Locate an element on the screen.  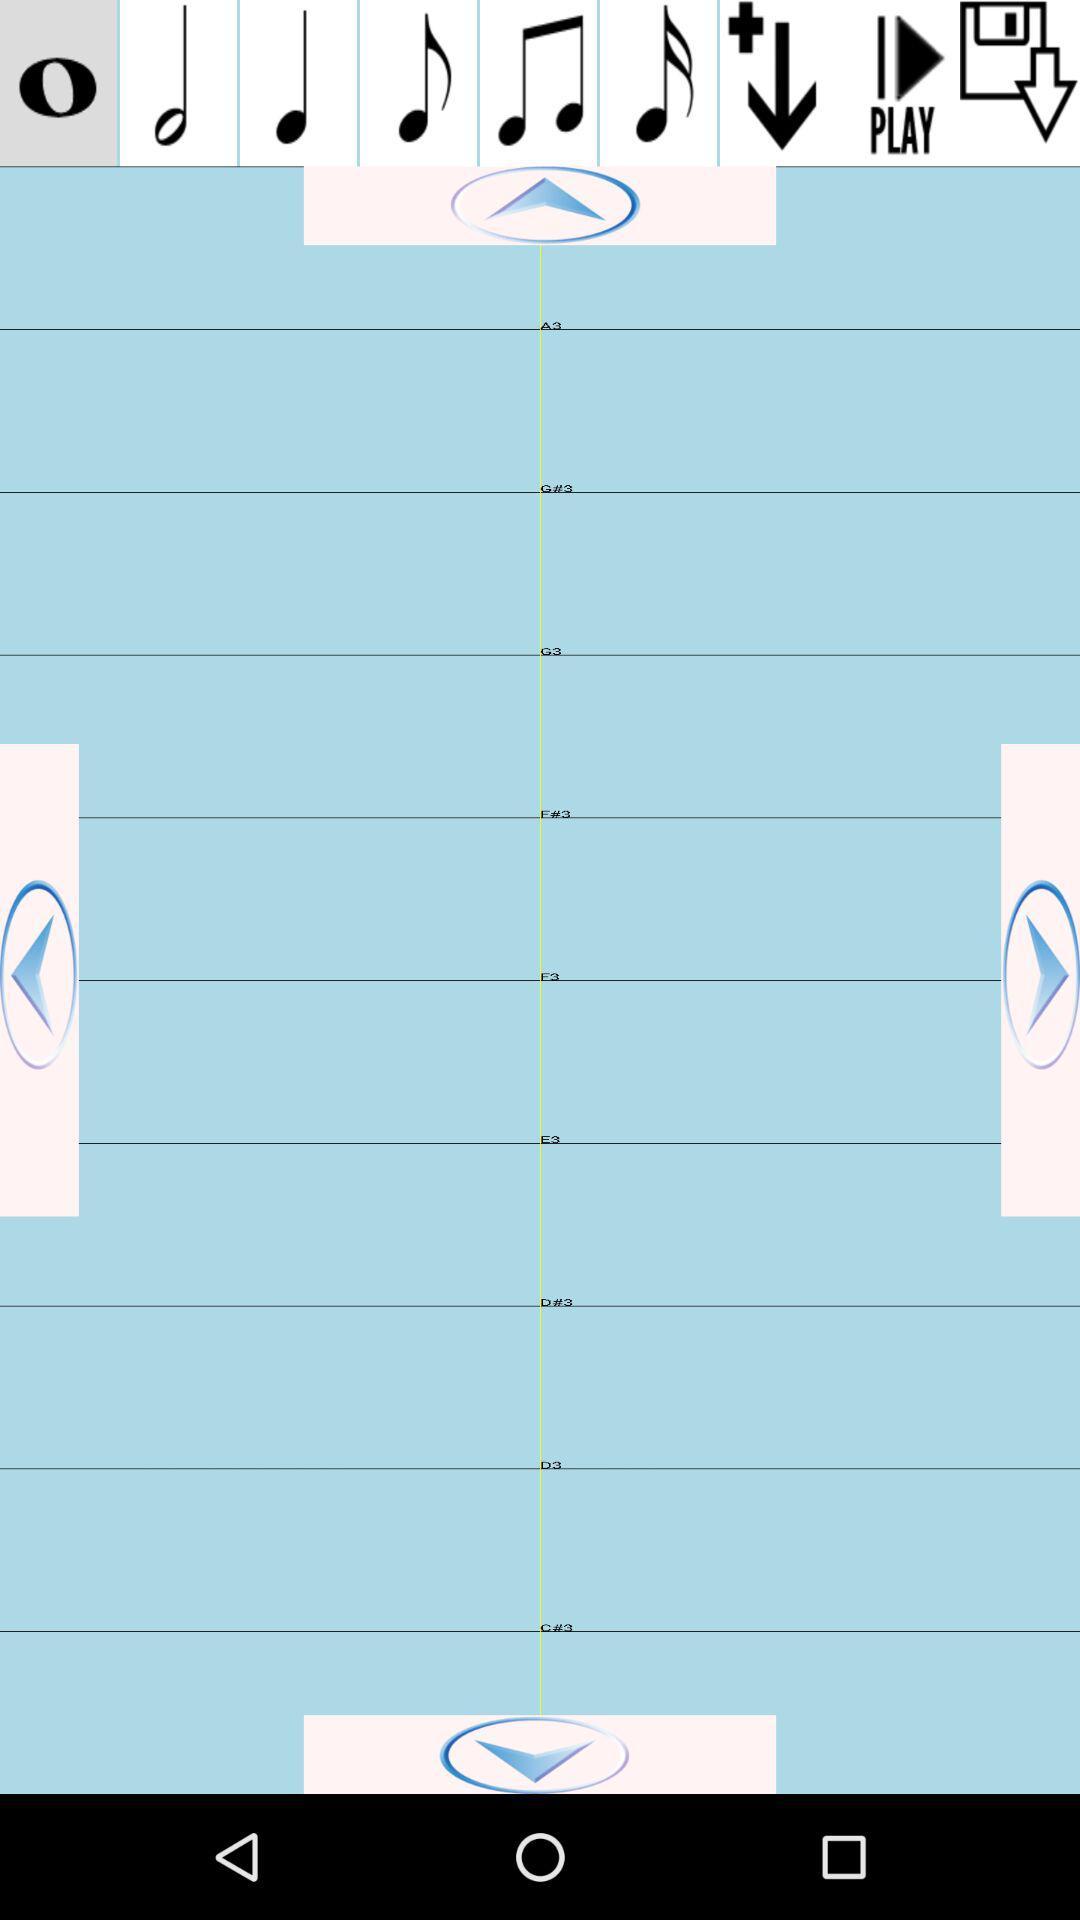
wholenote is located at coordinates (57, 82).